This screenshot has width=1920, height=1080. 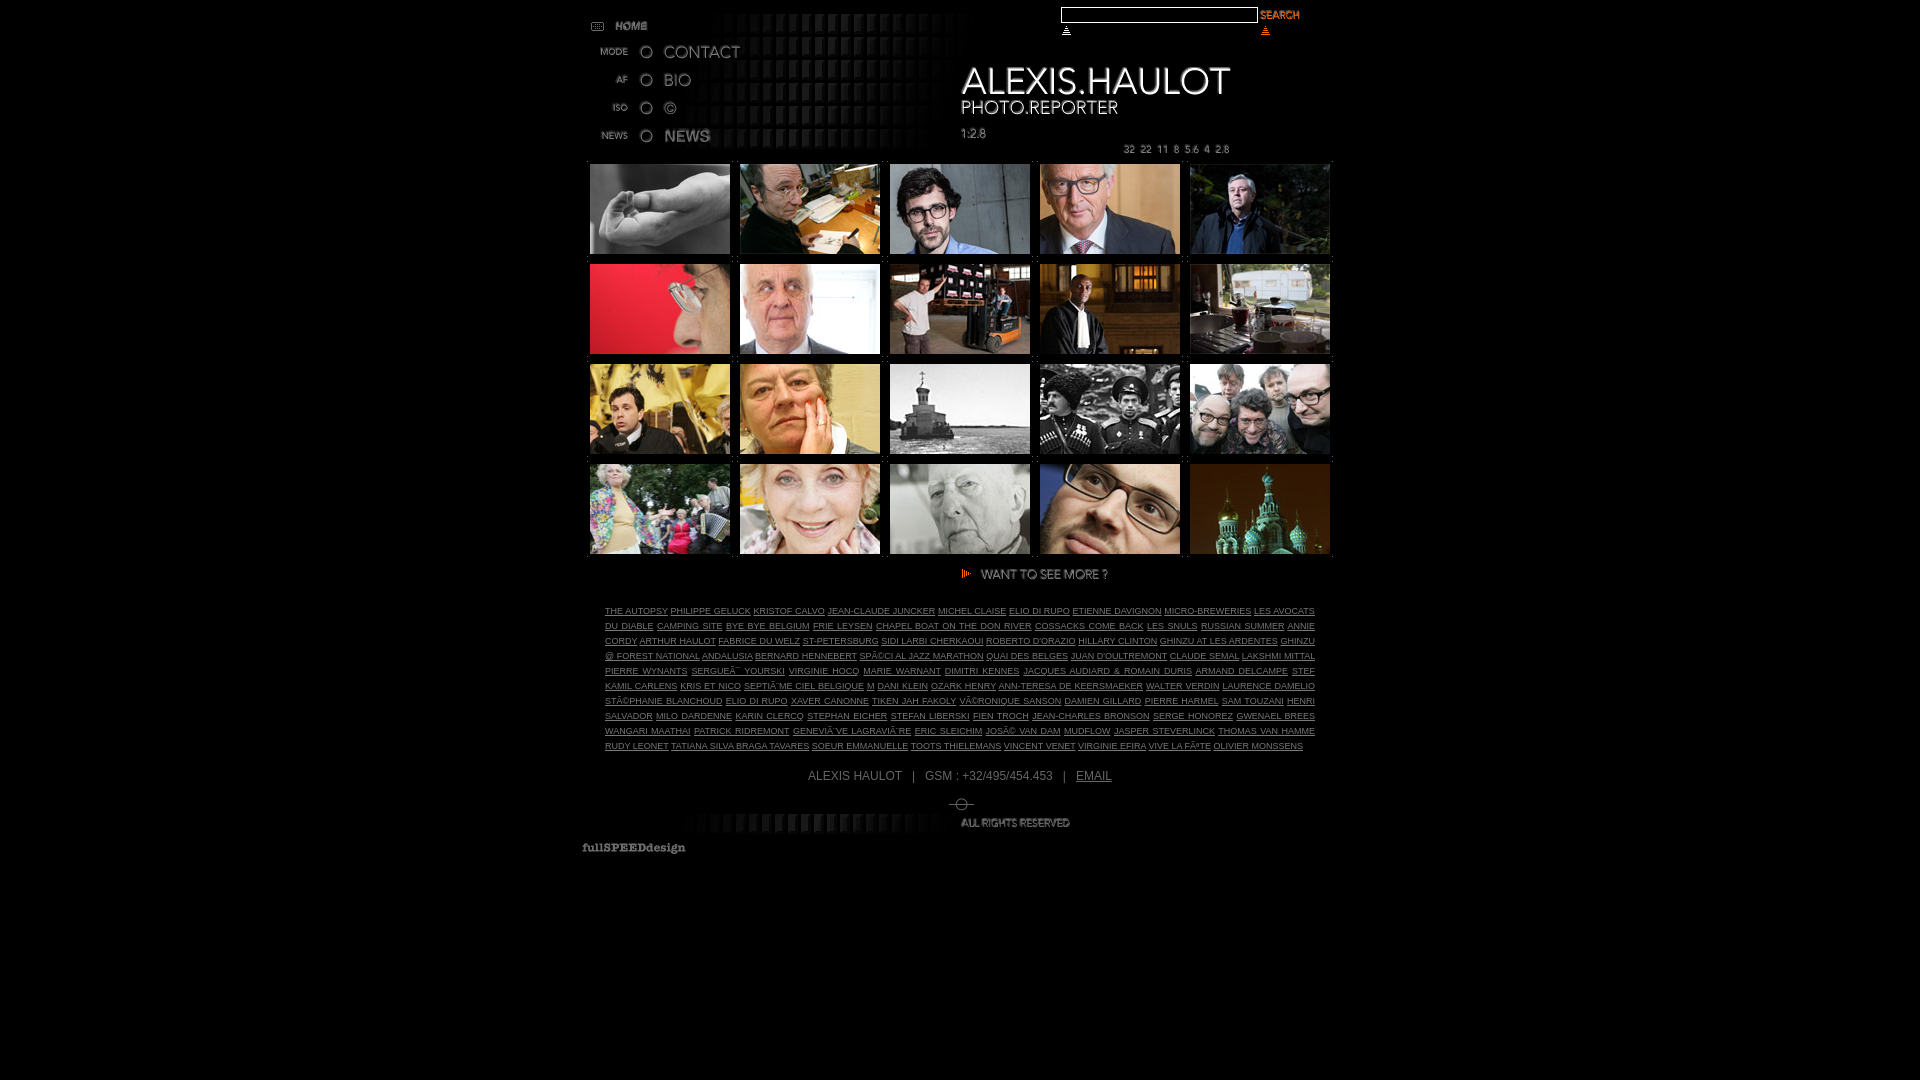 I want to click on 'OLIVIER MONSSENS', so click(x=1256, y=745).